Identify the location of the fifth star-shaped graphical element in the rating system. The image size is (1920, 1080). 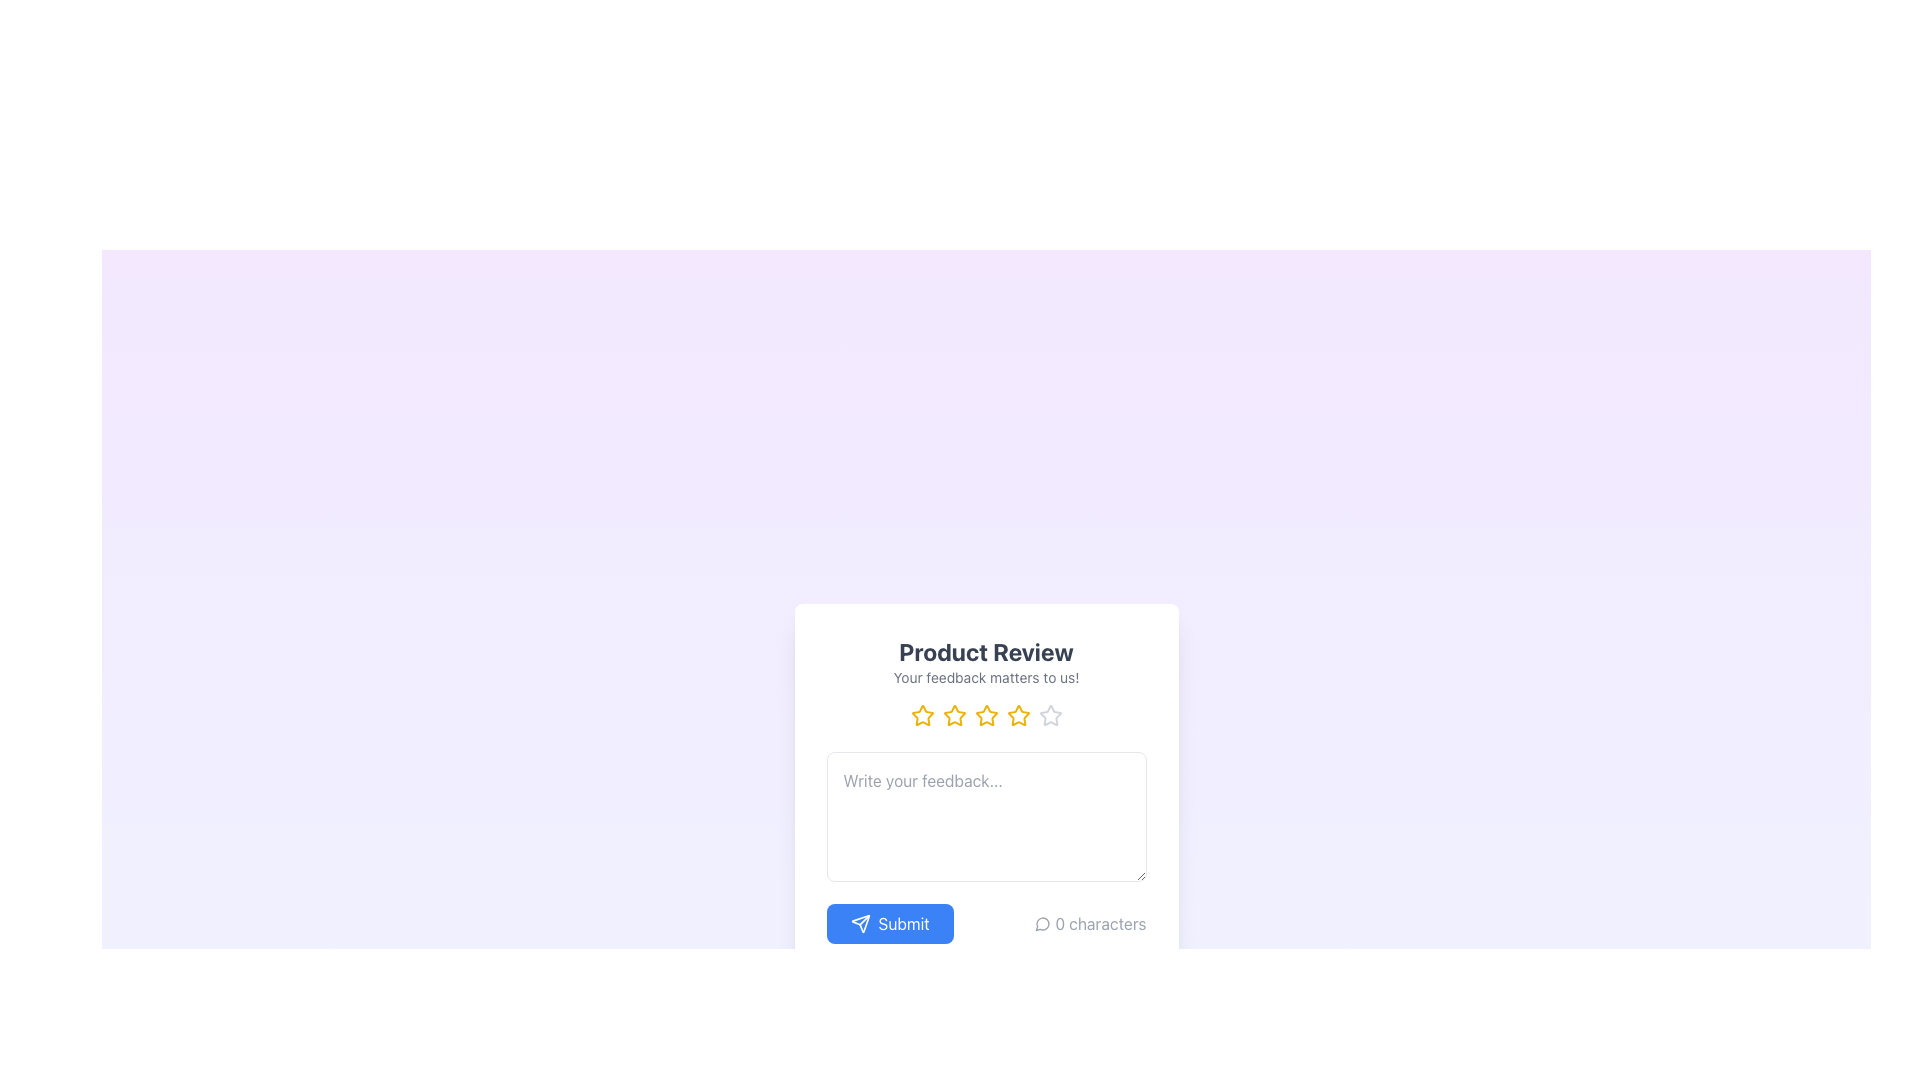
(1049, 714).